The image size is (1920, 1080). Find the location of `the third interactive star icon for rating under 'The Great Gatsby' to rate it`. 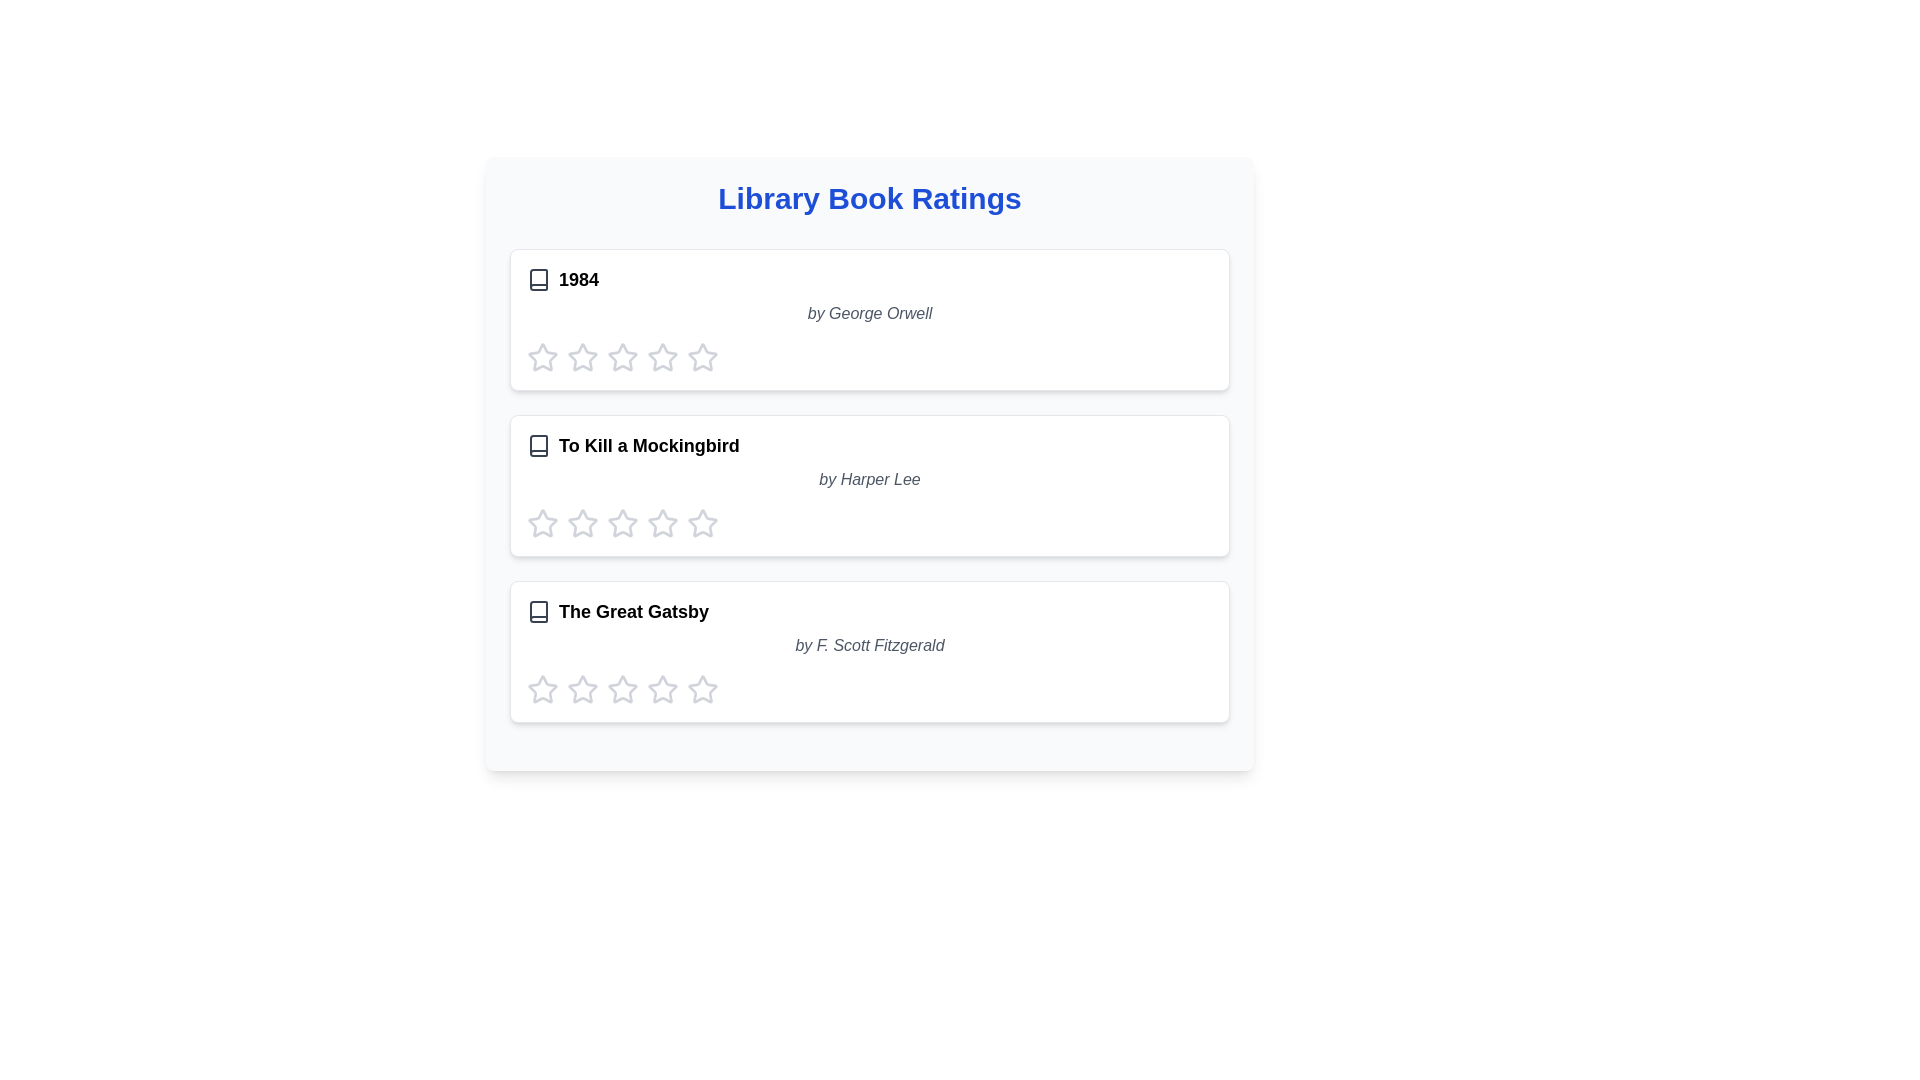

the third interactive star icon for rating under 'The Great Gatsby' to rate it is located at coordinates (662, 688).